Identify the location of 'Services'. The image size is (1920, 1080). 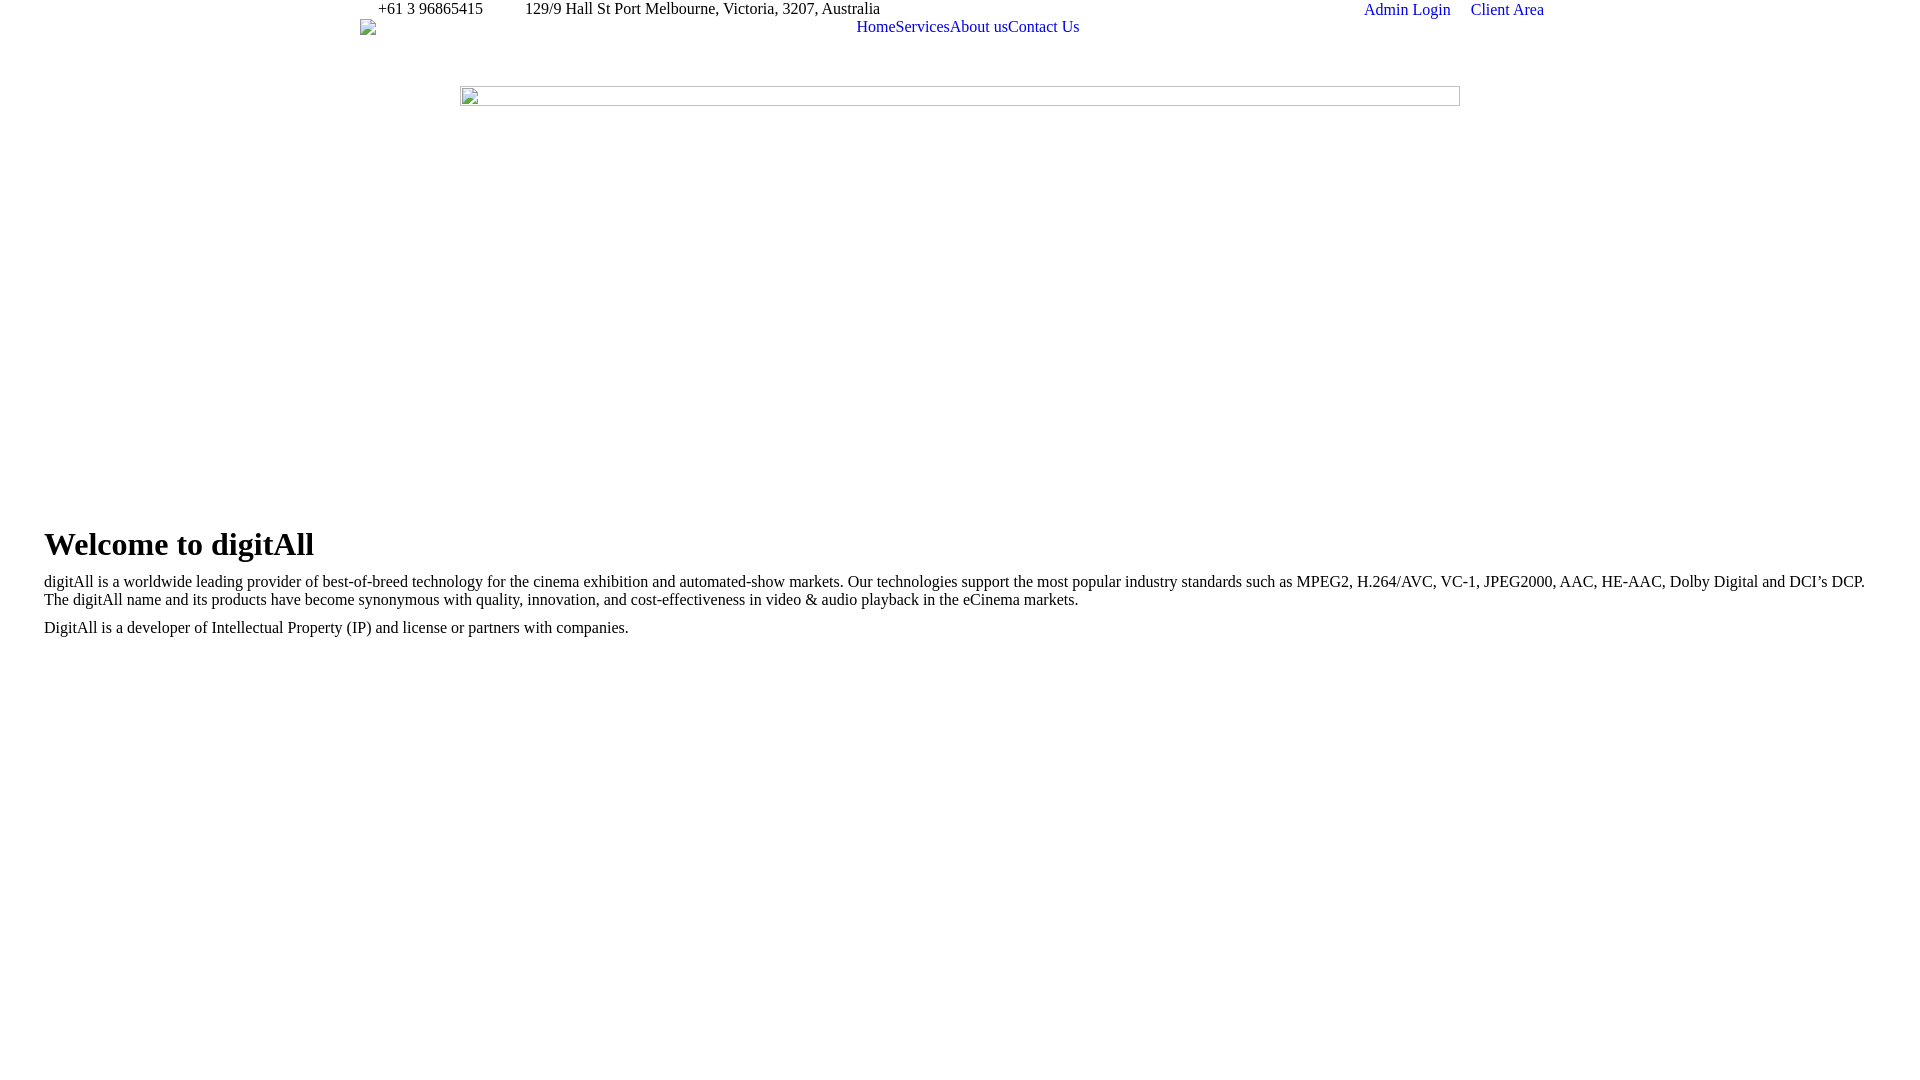
(921, 27).